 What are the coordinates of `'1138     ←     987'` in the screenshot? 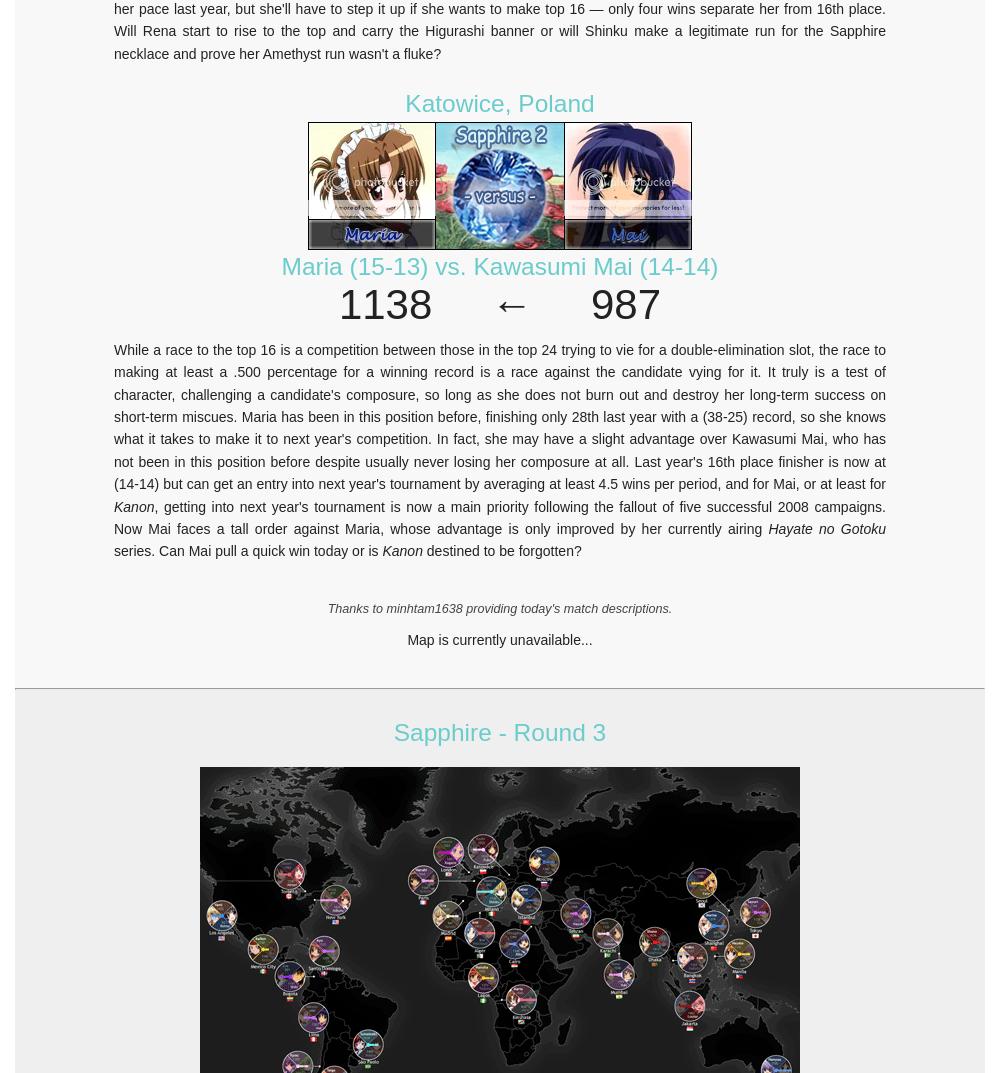 It's located at (498, 303).